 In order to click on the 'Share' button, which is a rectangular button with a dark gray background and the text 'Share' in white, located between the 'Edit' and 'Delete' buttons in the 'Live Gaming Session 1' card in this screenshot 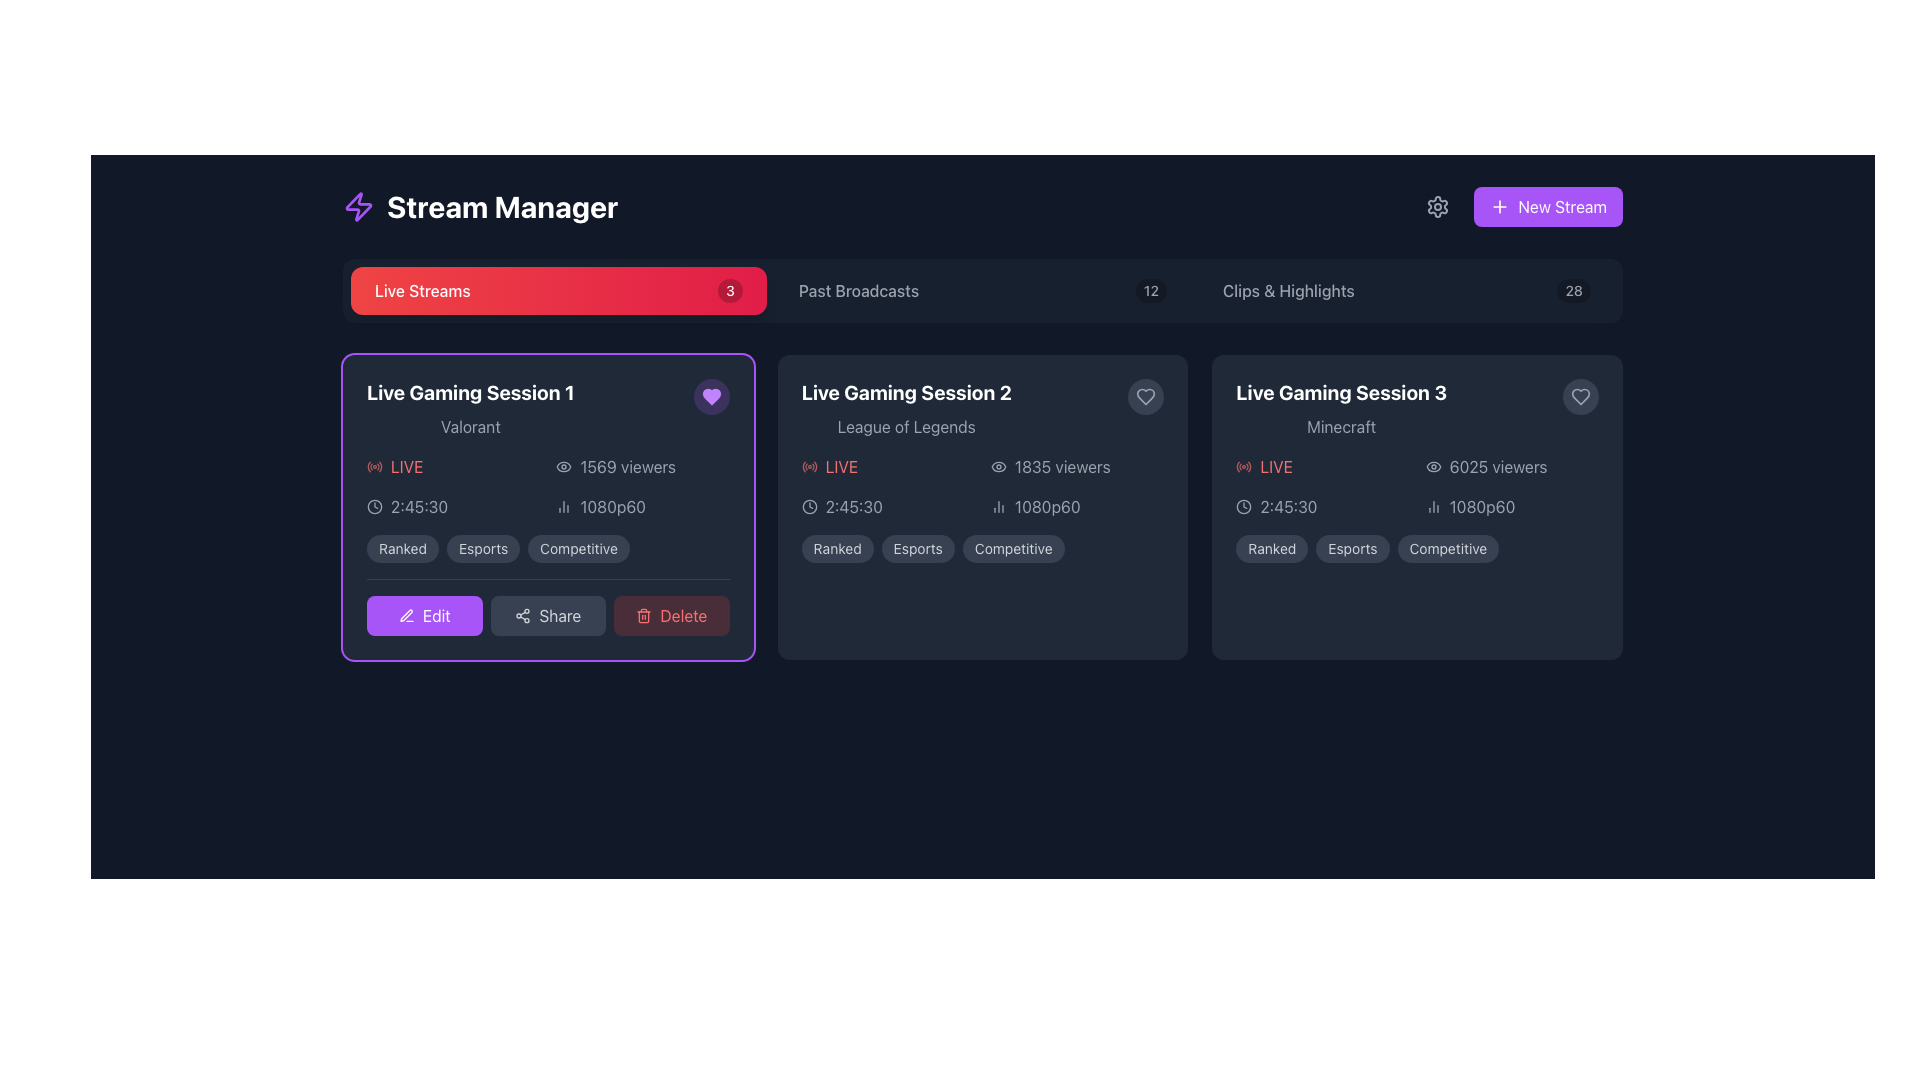, I will do `click(548, 606)`.